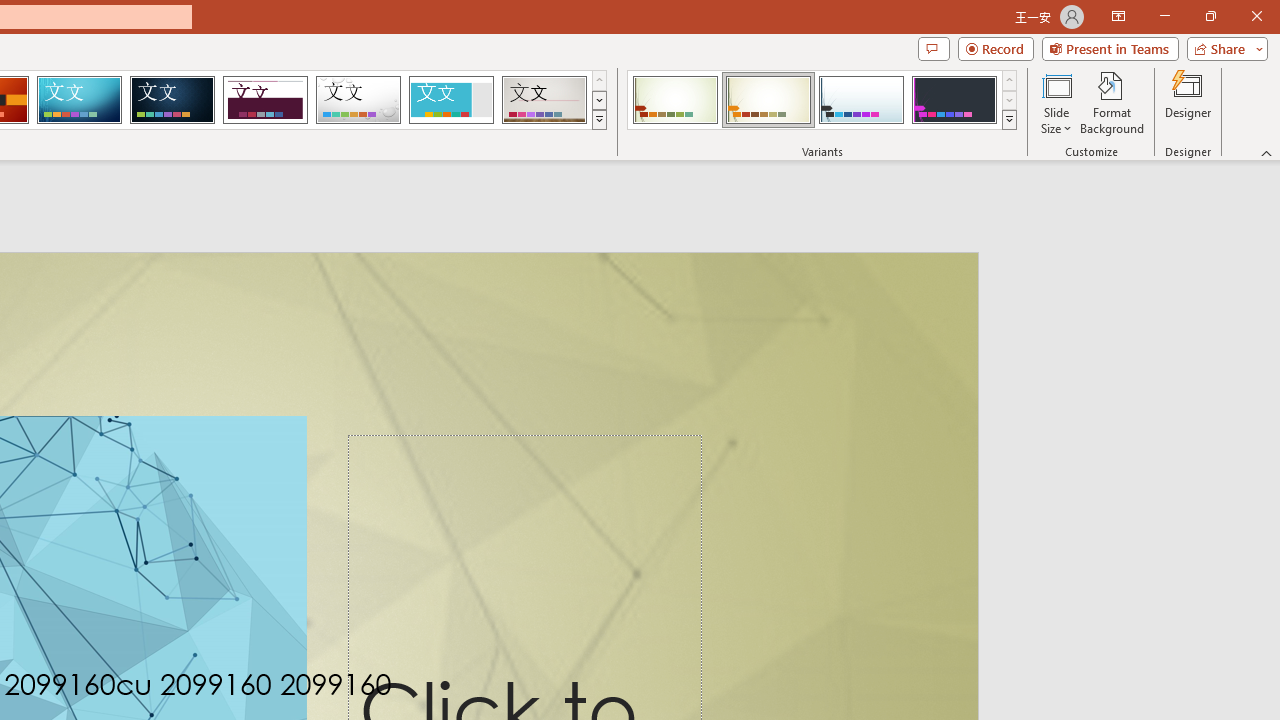 Image resolution: width=1280 pixels, height=720 pixels. What do you see at coordinates (823, 100) in the screenshot?
I see `'AutomationID: ThemeVariantsGallery'` at bounding box center [823, 100].